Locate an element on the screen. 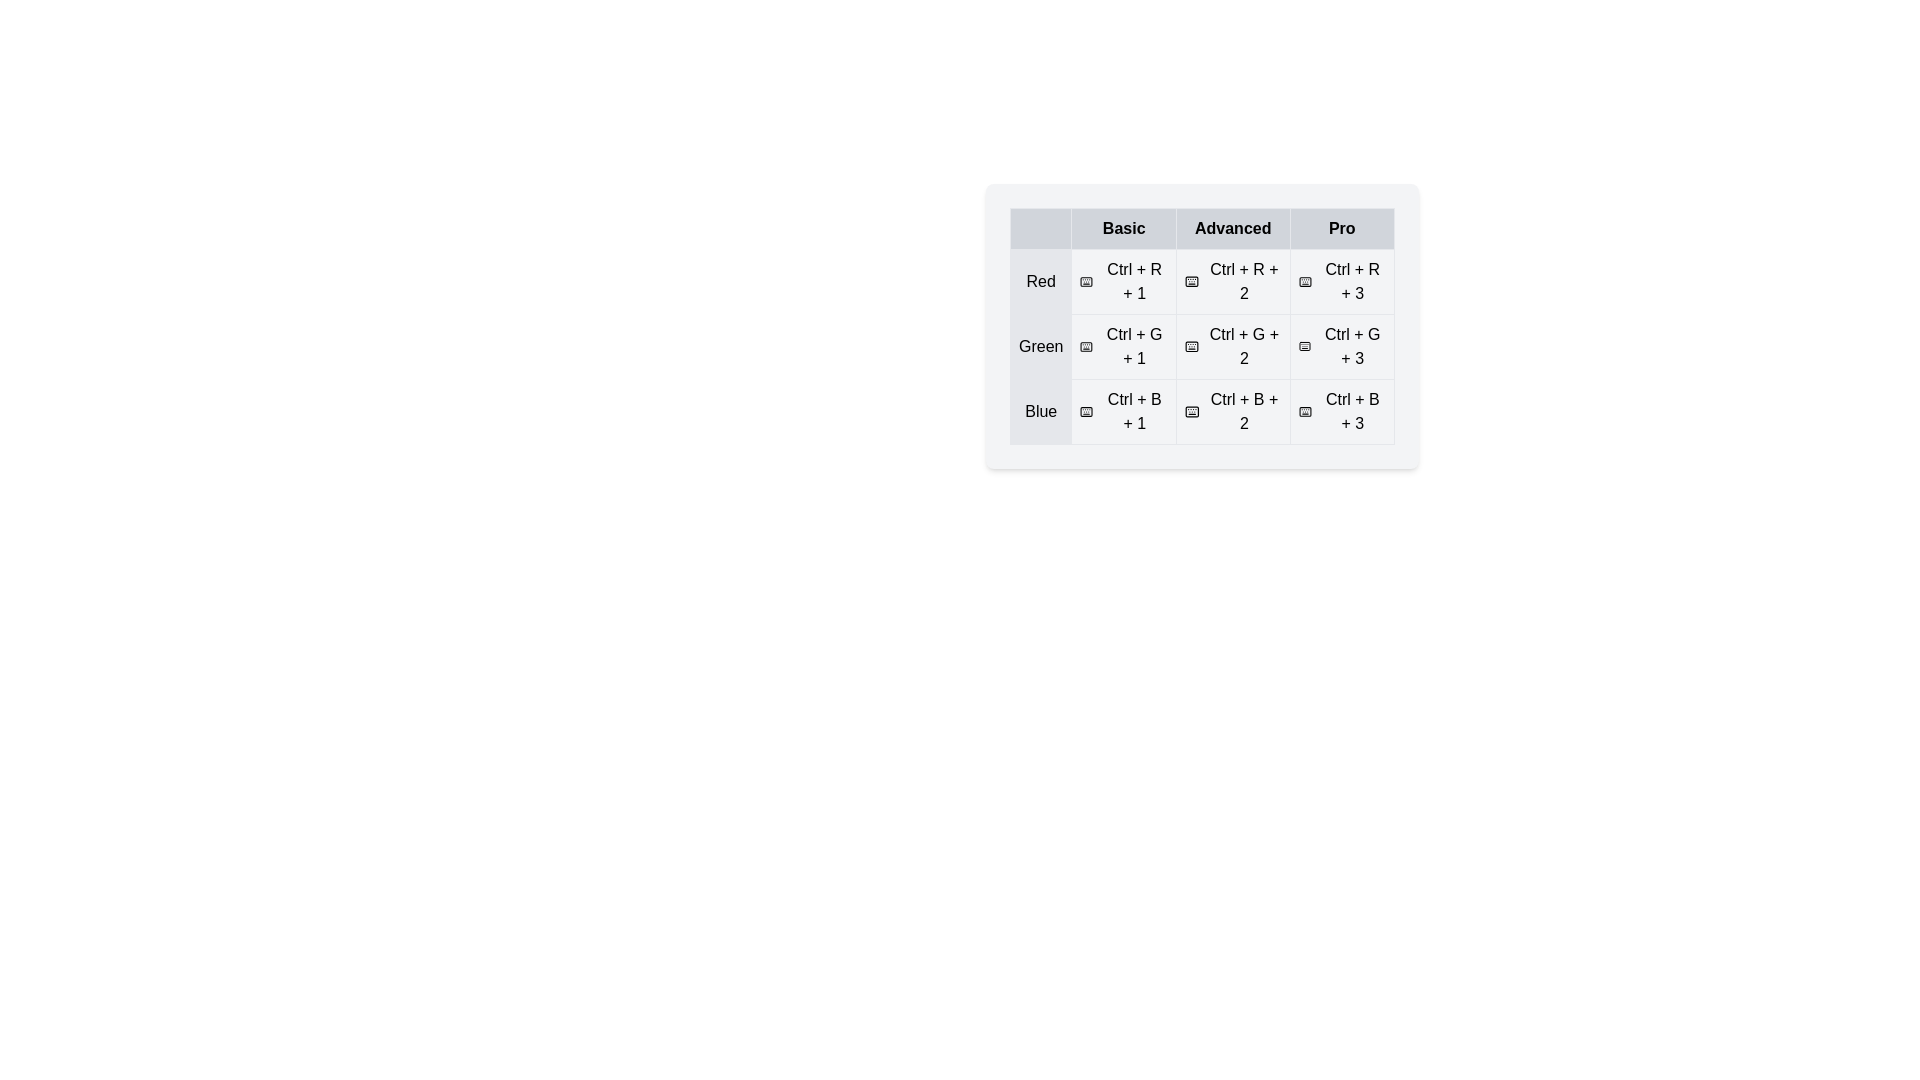 The height and width of the screenshot is (1080, 1920). the rectangular graphic icon component representing a keyboard key, which is styled minimally and positioned centrally among similar elements is located at coordinates (1305, 411).